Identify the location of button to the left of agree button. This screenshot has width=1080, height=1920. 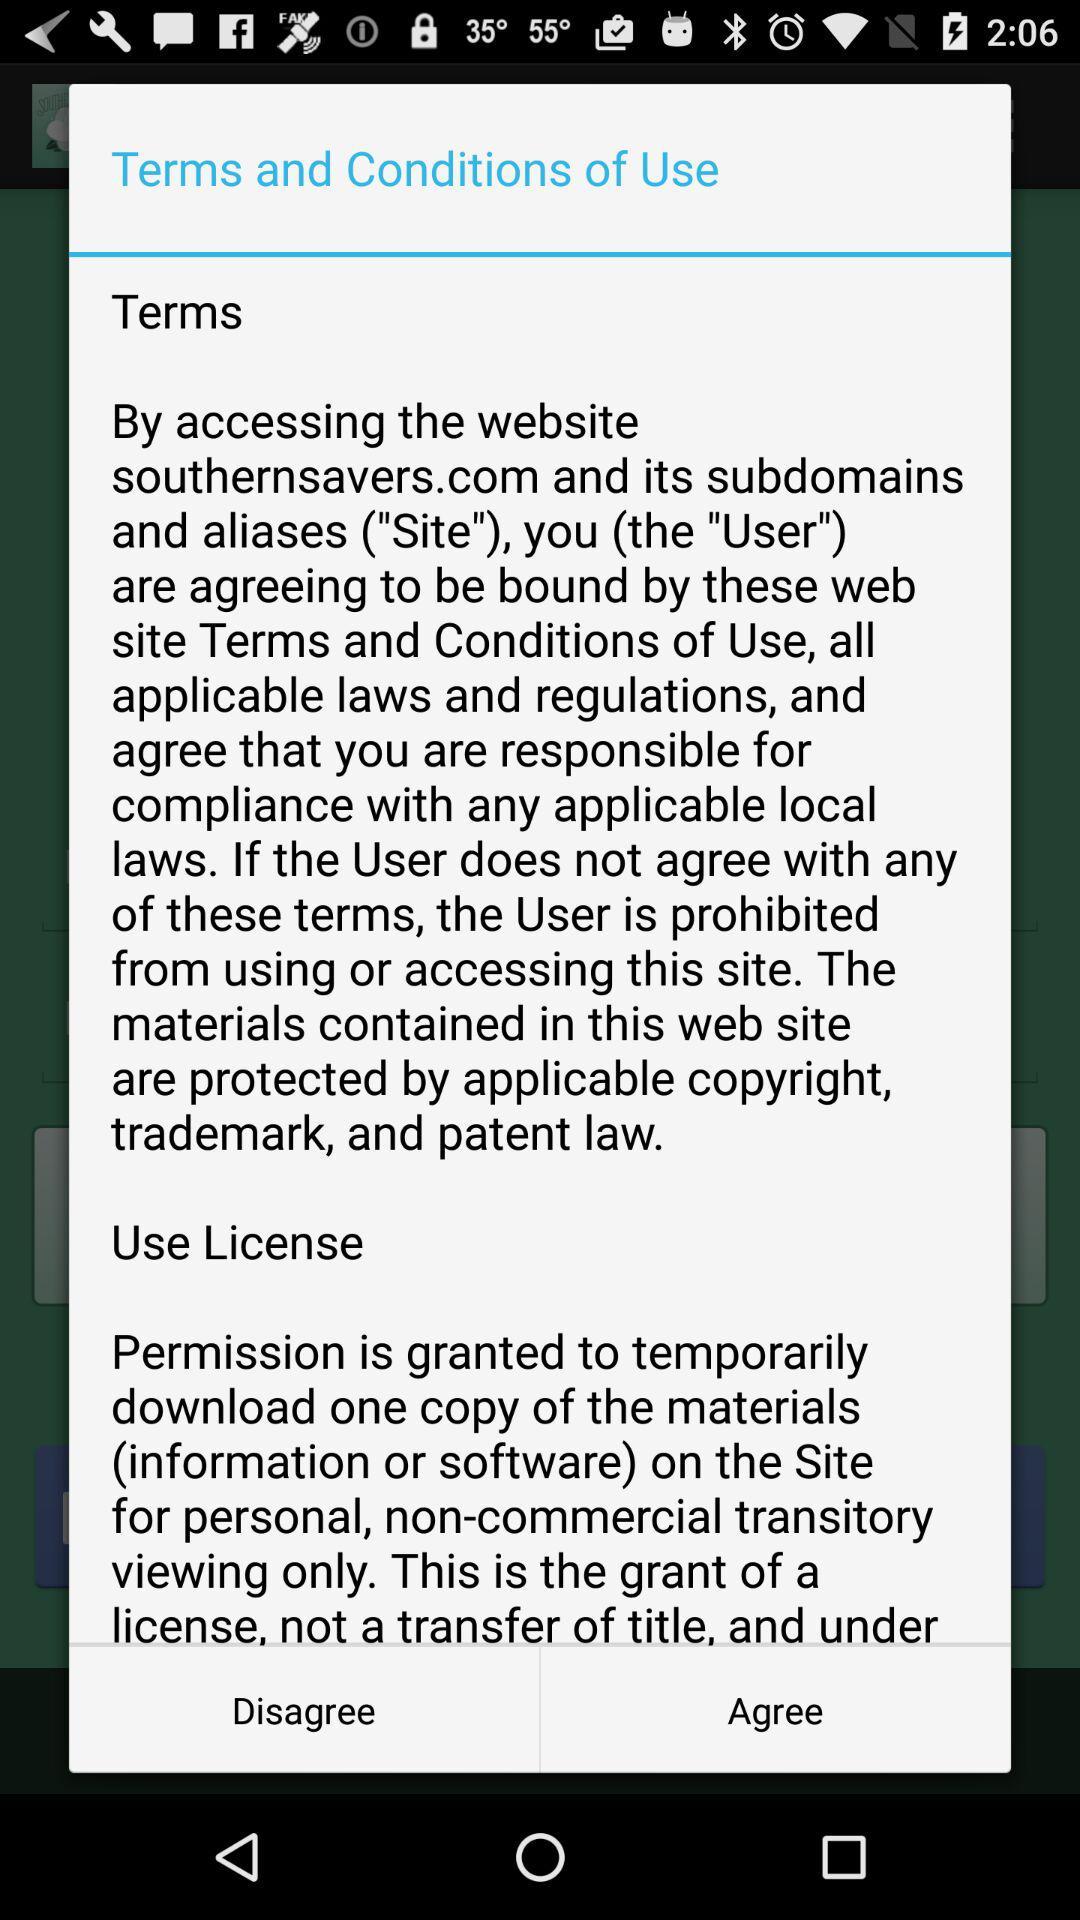
(304, 1708).